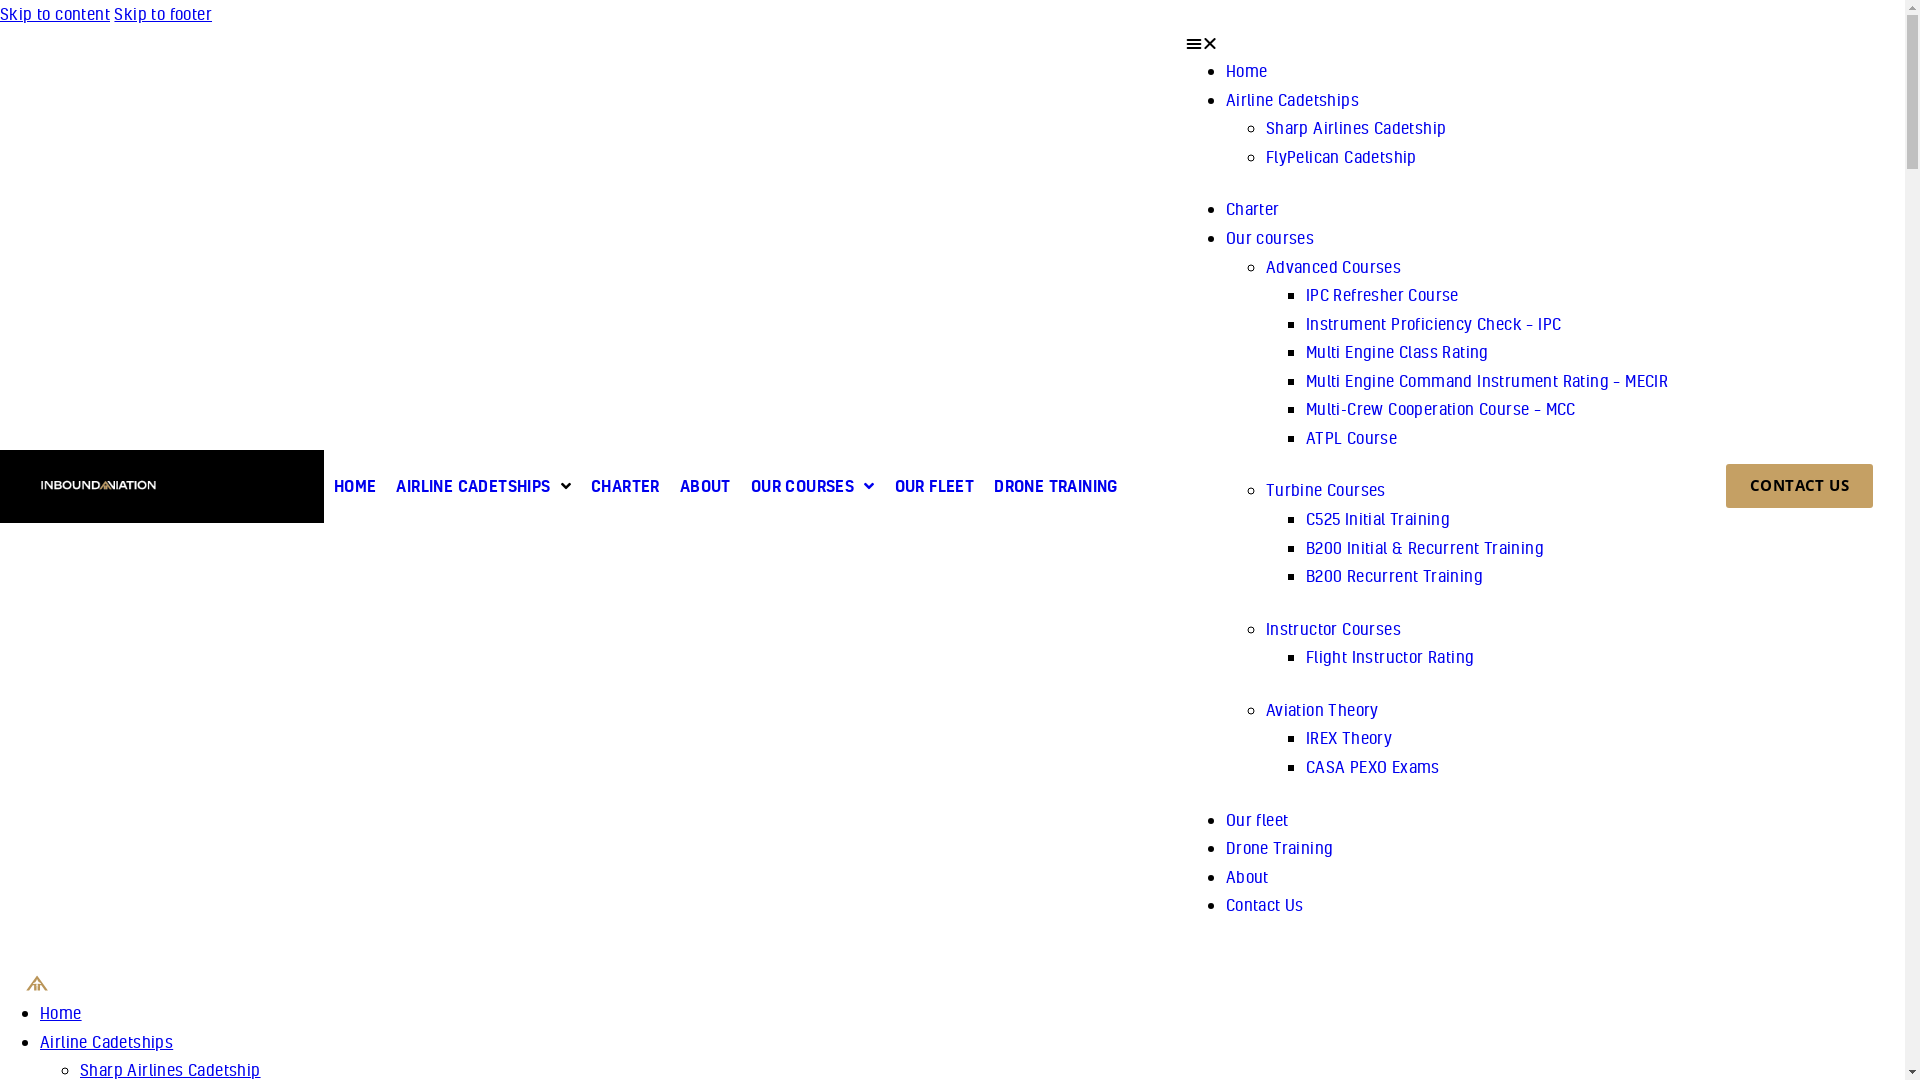 The height and width of the screenshot is (1080, 1920). Describe the element at coordinates (1280, 847) in the screenshot. I see `'Drone Training'` at that location.